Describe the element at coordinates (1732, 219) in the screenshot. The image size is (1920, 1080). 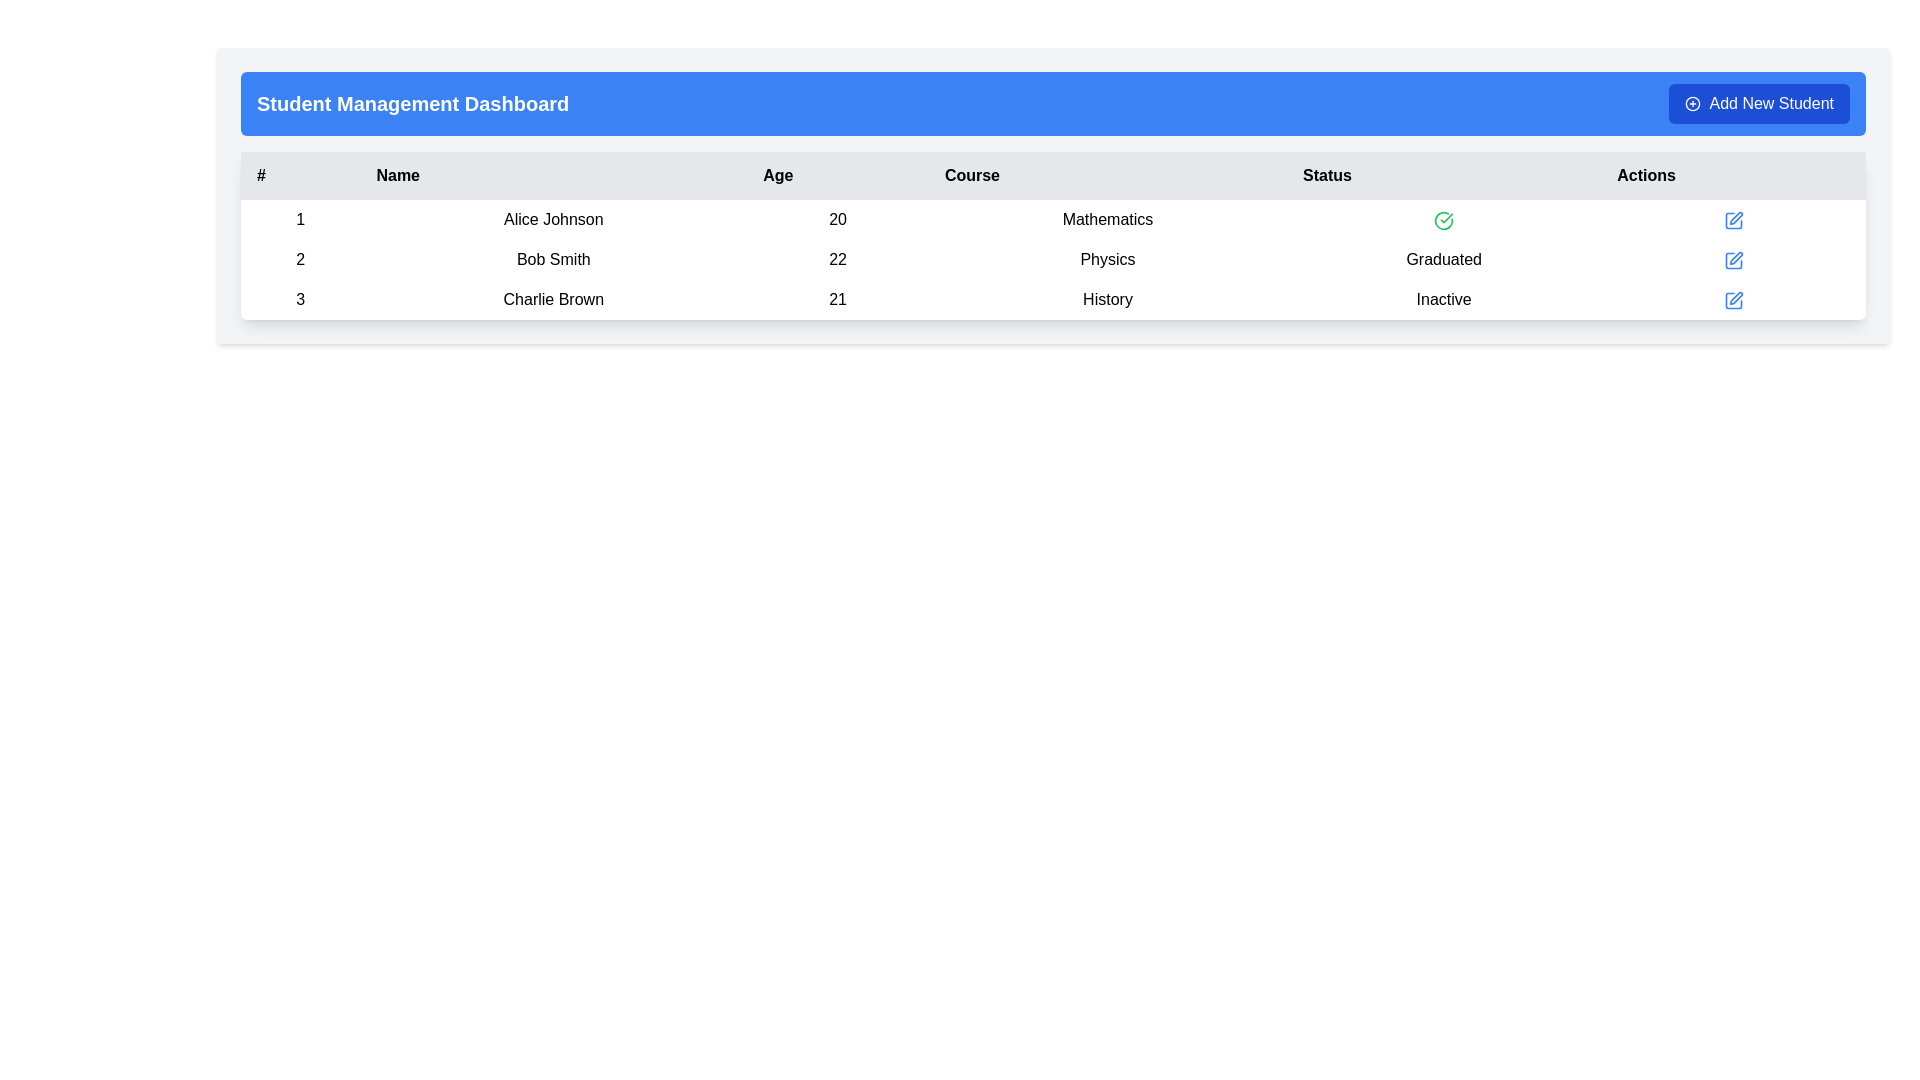
I see `the clickable icon button for editing the student 'Alice Johnson' located in the 'Actions' column of the first row in the student data table for keyboard navigation` at that location.